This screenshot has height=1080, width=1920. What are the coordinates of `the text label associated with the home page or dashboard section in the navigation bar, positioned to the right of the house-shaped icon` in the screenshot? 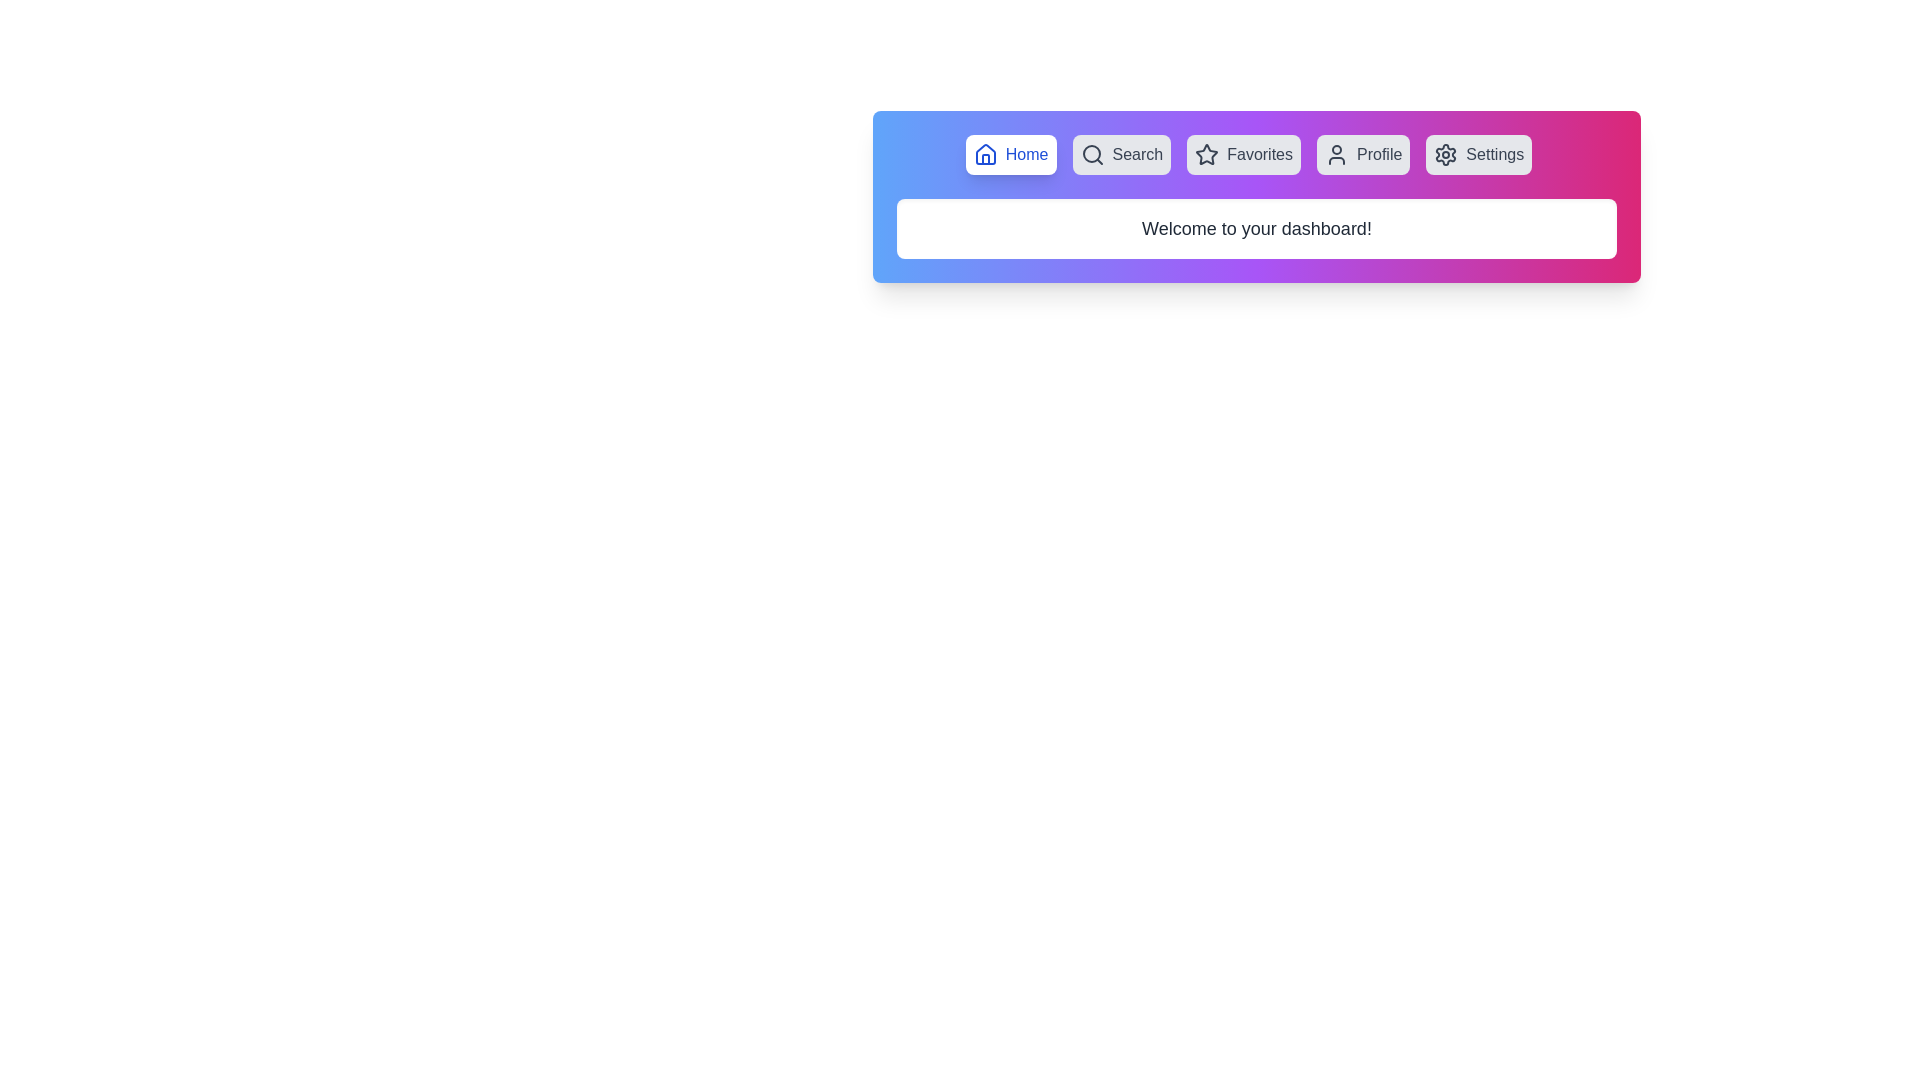 It's located at (1027, 153).